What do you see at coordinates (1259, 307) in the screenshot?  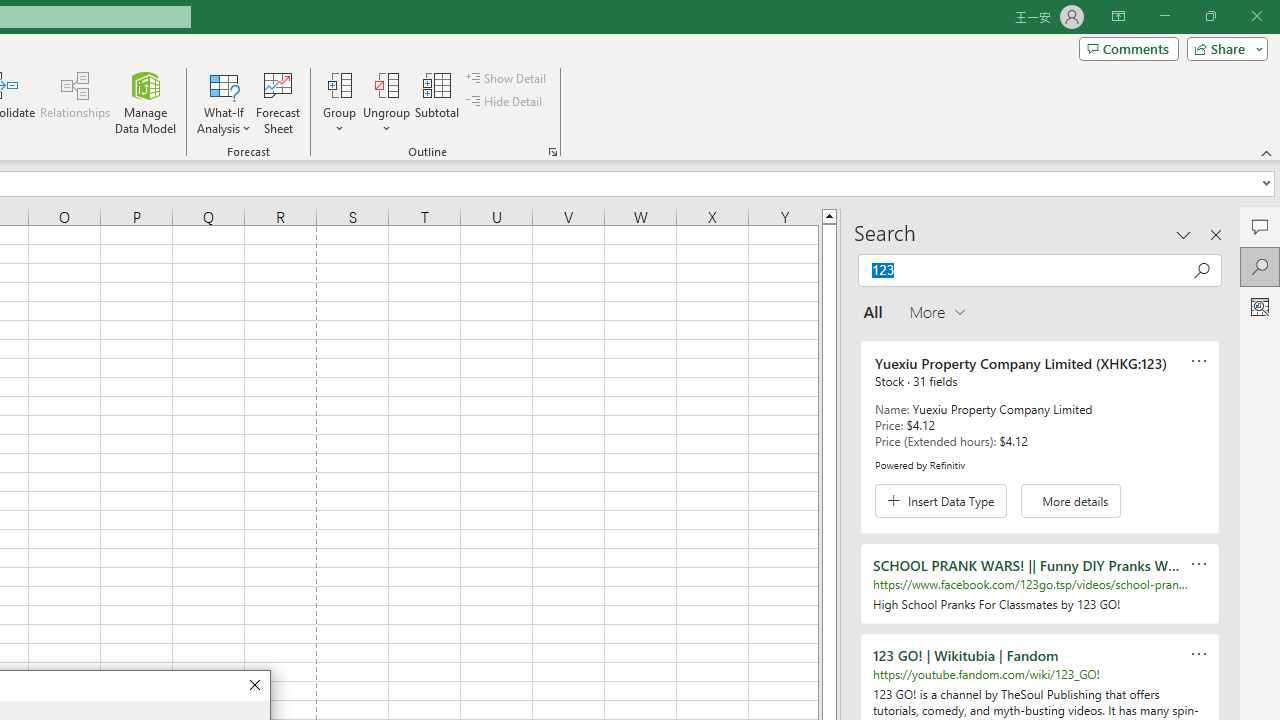 I see `'Analyze Data'` at bounding box center [1259, 307].